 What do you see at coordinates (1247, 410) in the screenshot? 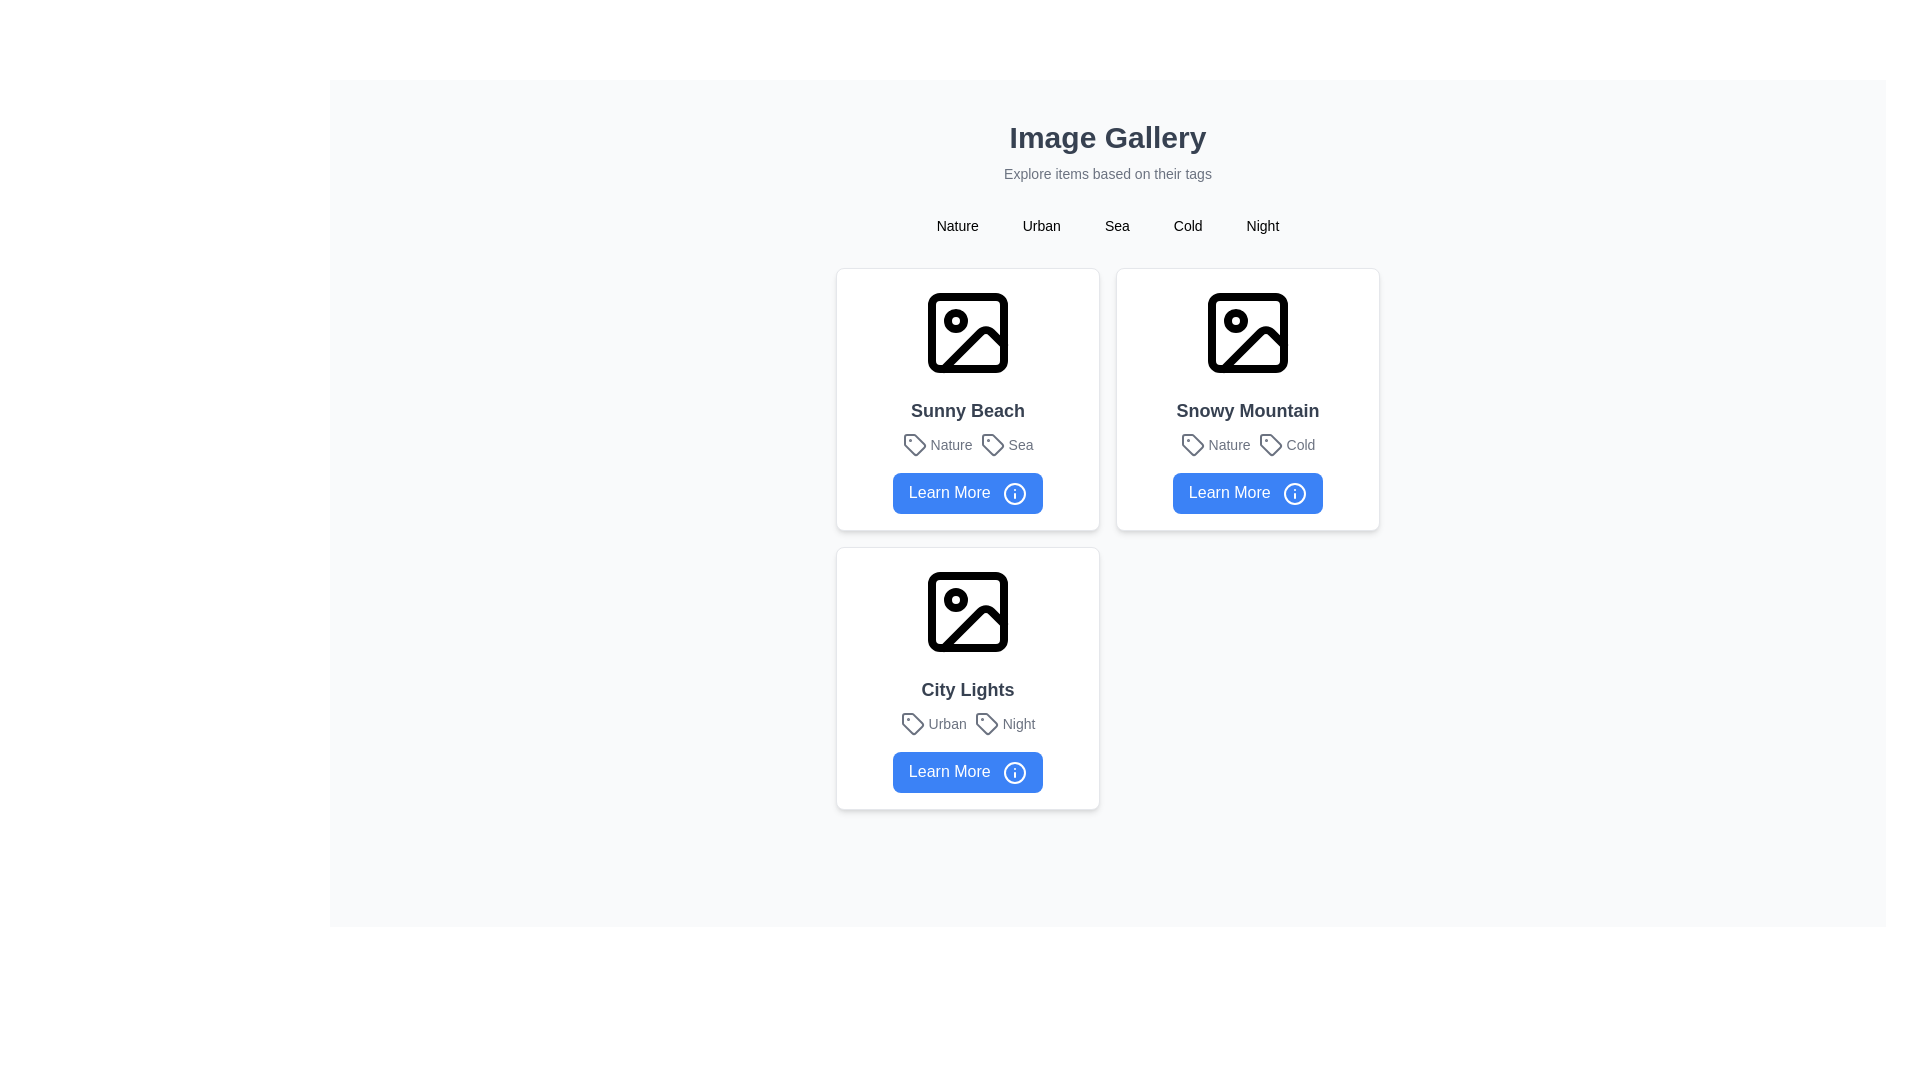
I see `the static text 'Snowy Mountain' displayed in a bold font, located below the image icon in the second card of a grid layout, to trigger any hover effects` at bounding box center [1247, 410].